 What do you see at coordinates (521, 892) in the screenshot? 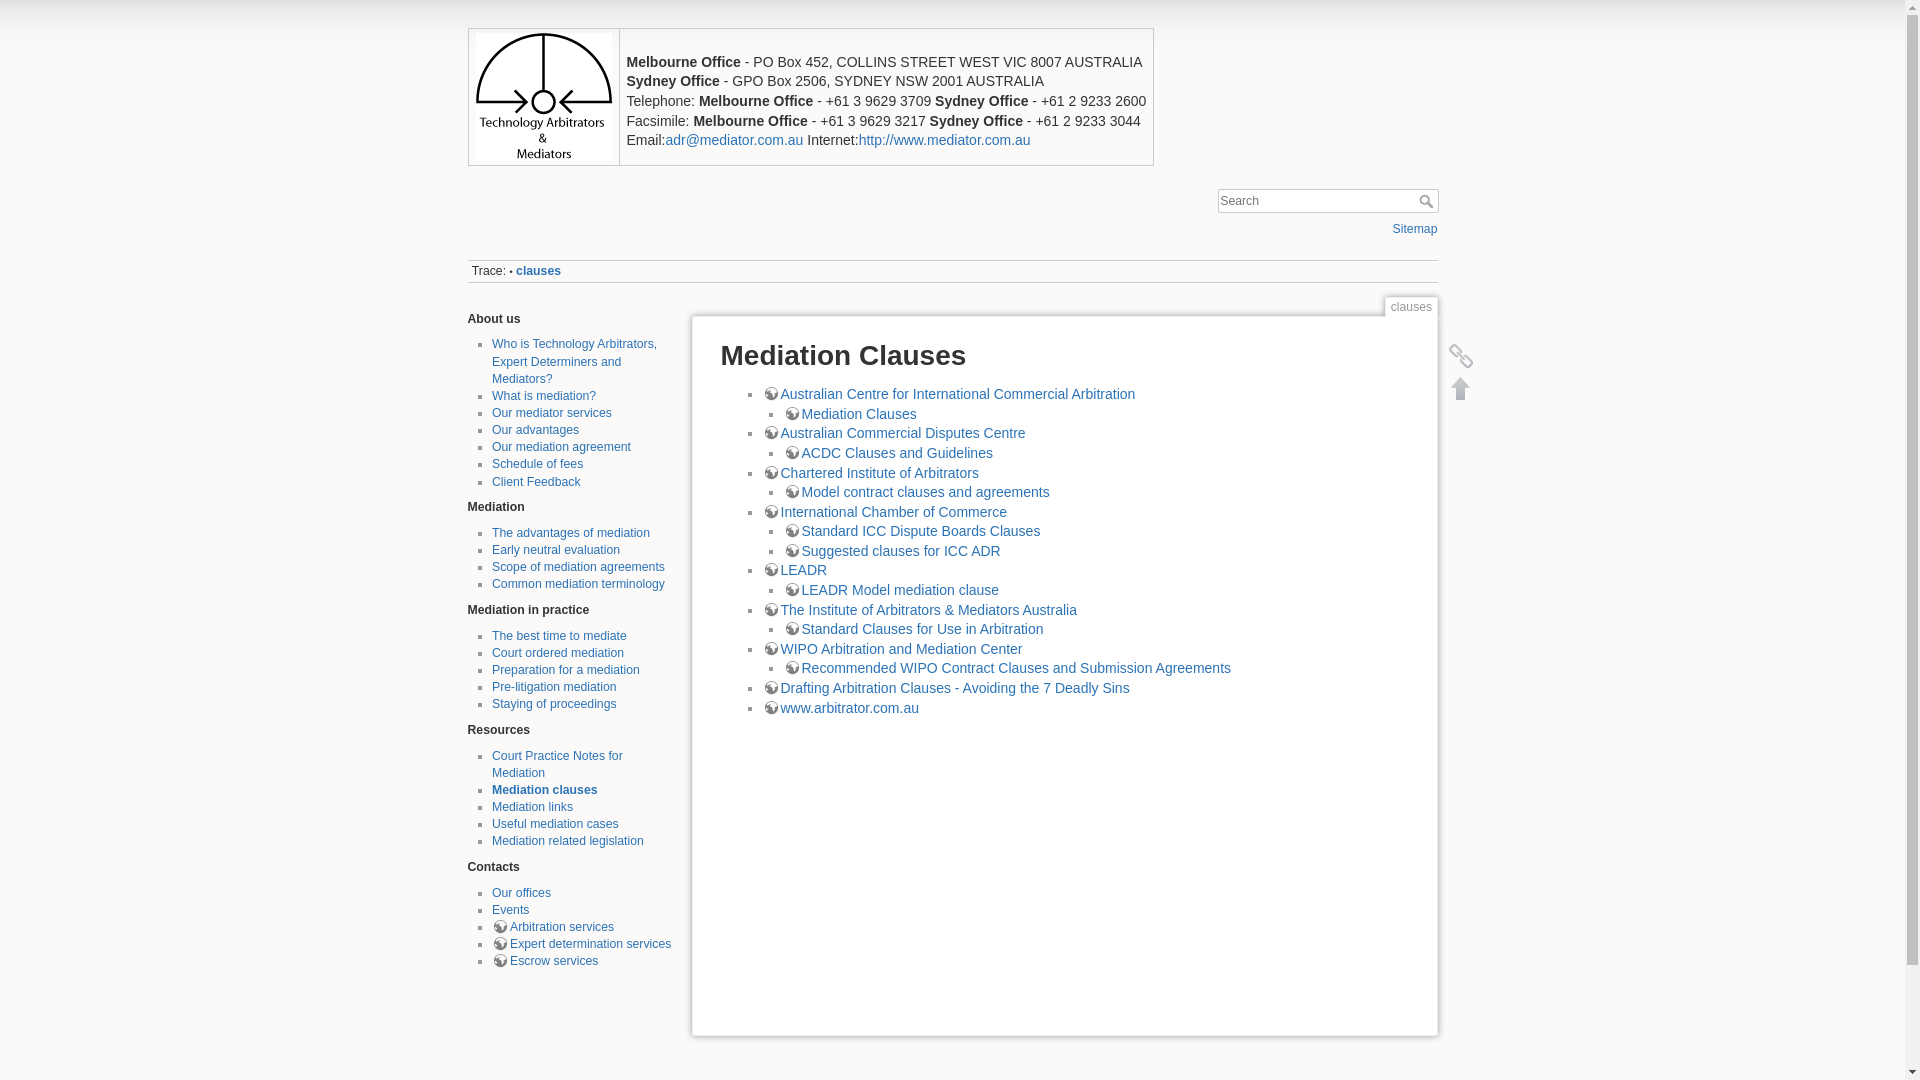
I see `'Our offices'` at bounding box center [521, 892].